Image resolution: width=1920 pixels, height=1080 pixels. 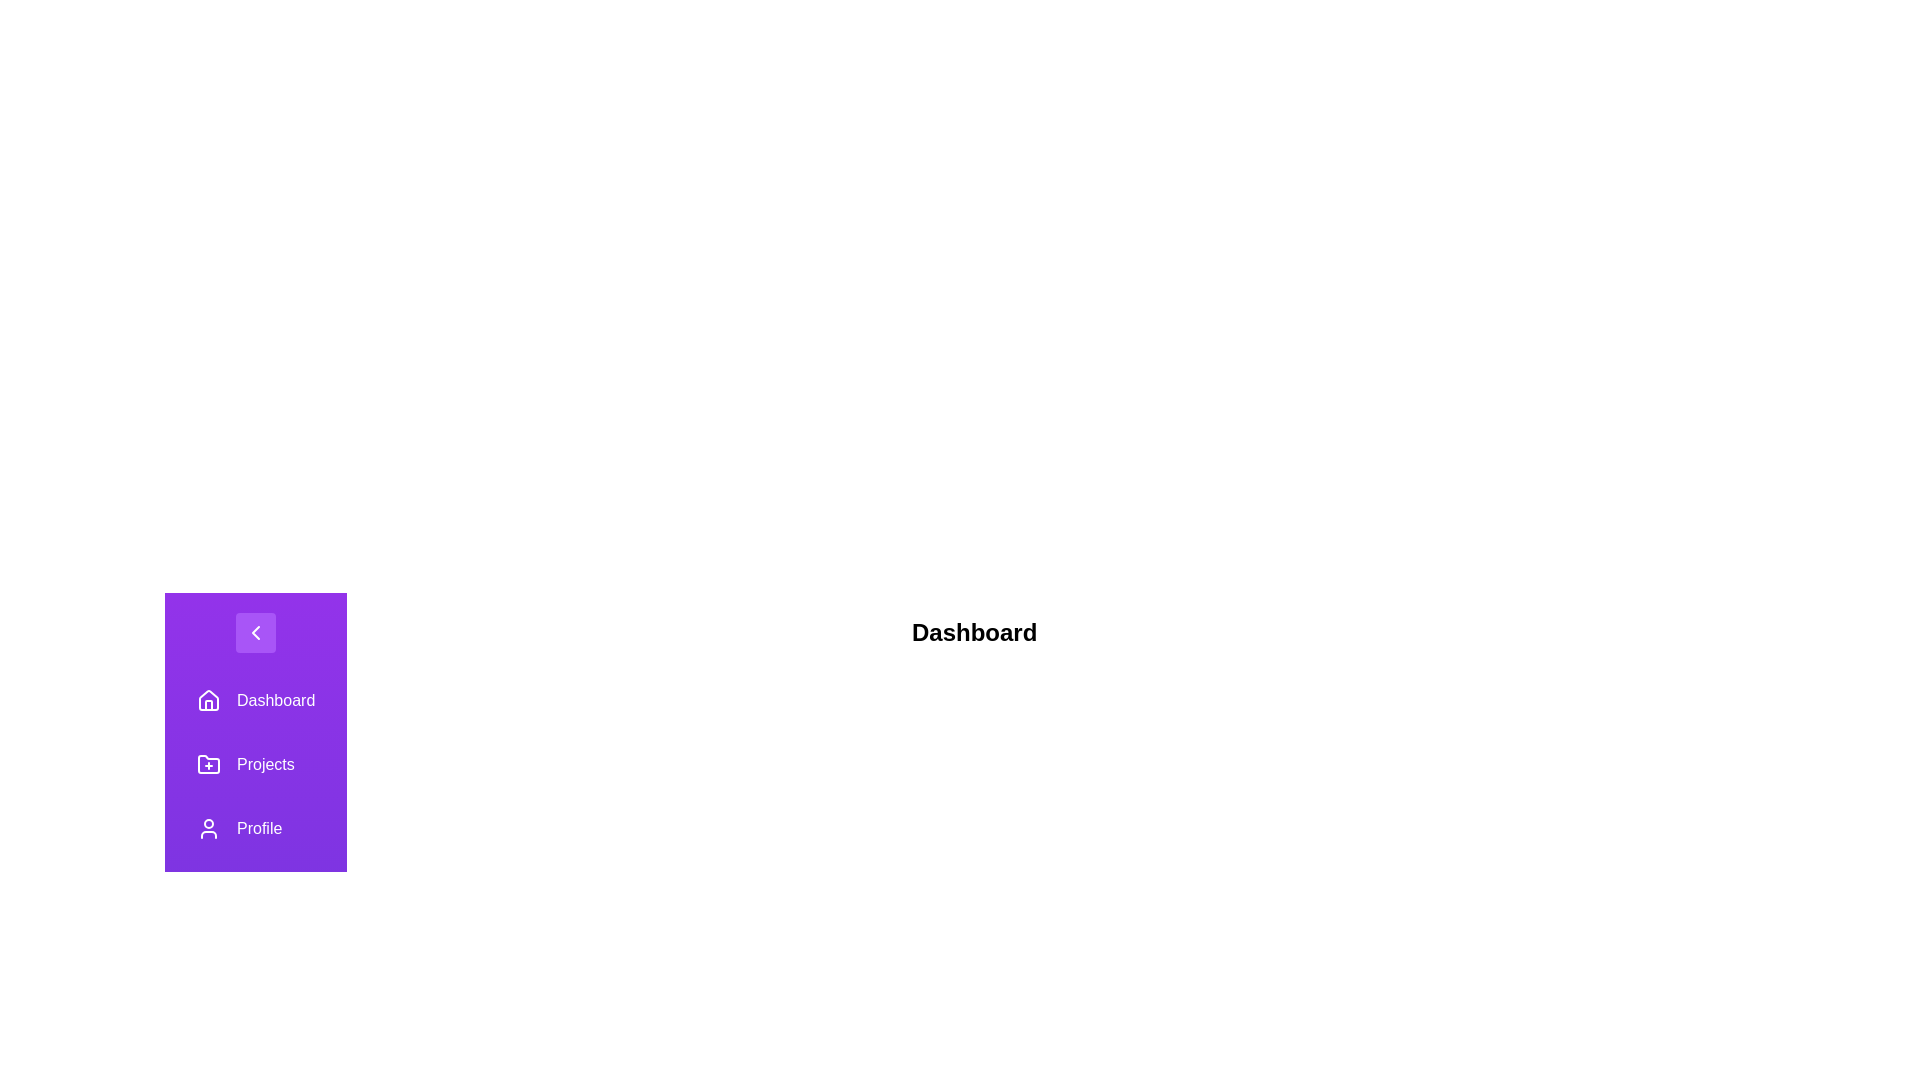 I want to click on the icon representing the 'Projects' action in the sidebar menu, so click(x=209, y=764).